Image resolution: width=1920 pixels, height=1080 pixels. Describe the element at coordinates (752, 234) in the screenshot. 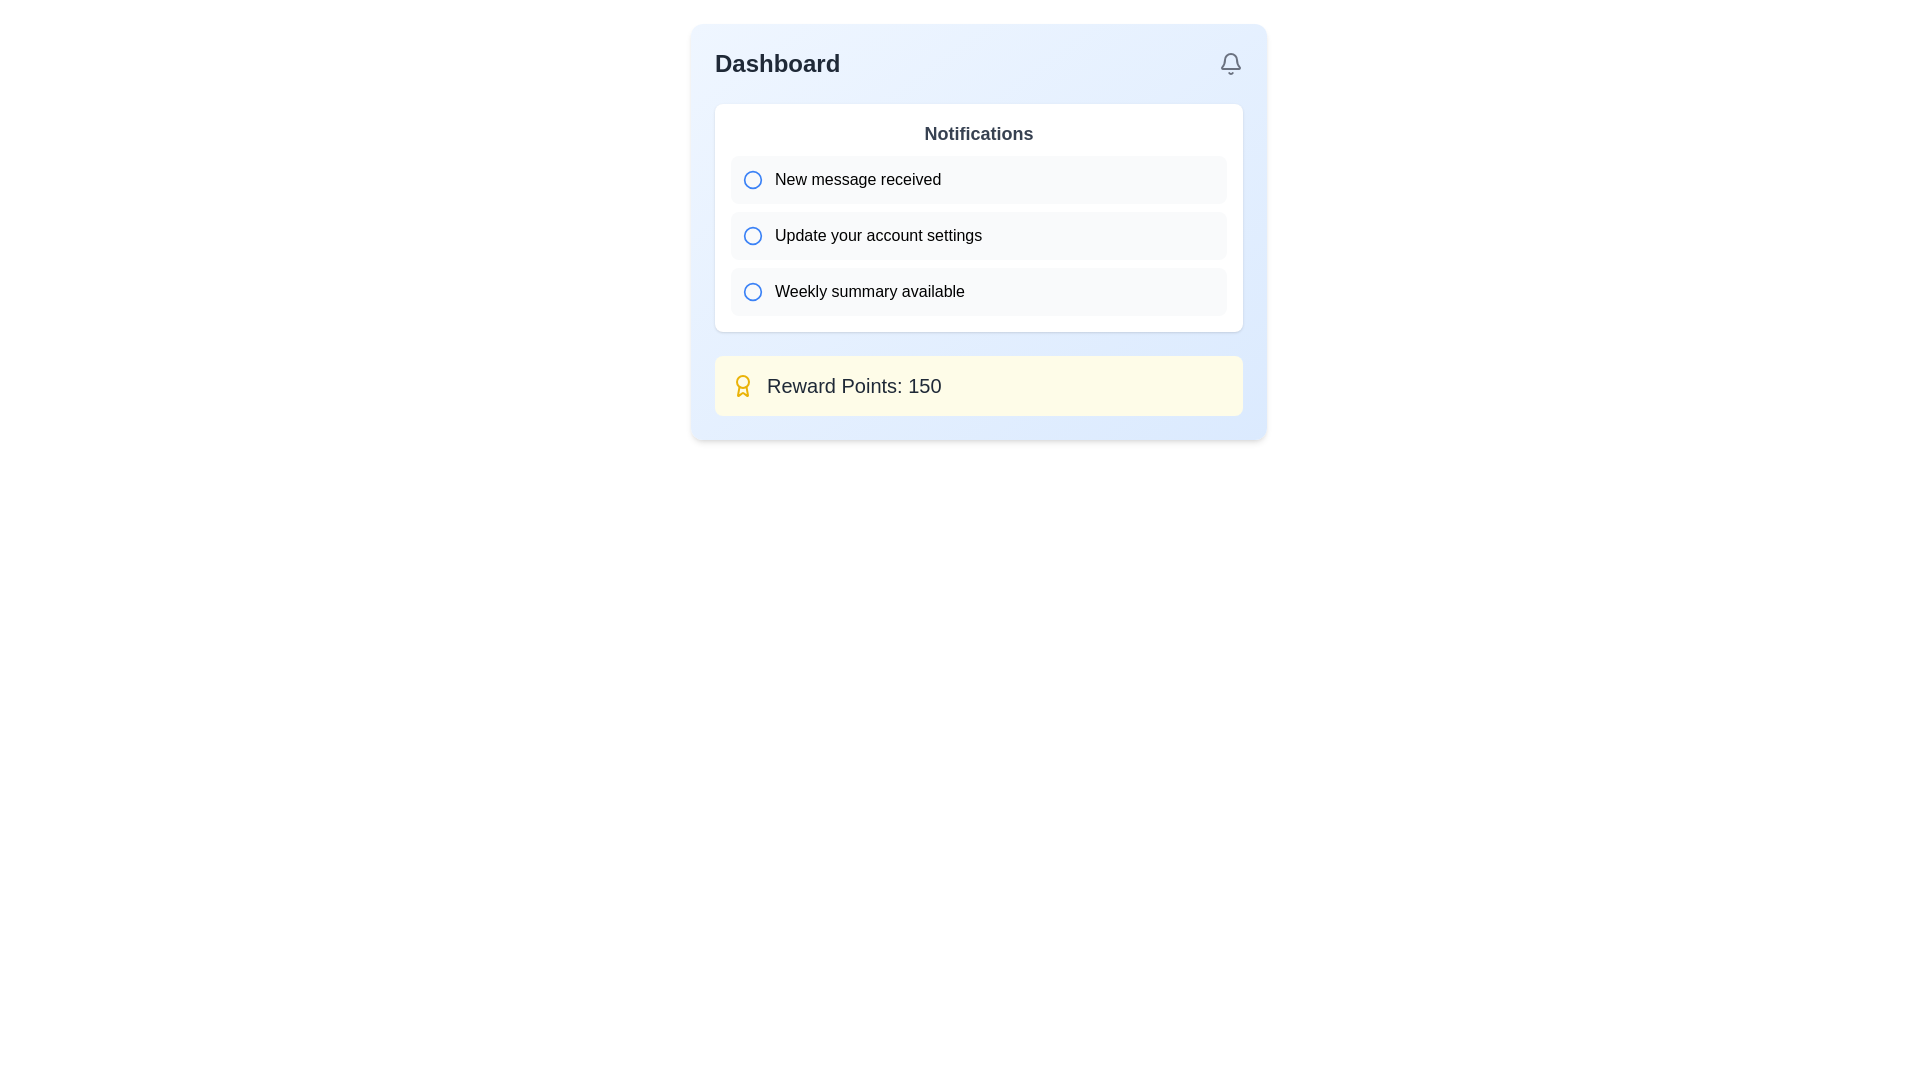

I see `the middle radio button styled with a blue stroke in the Notifications card below the Dashboard header` at that location.